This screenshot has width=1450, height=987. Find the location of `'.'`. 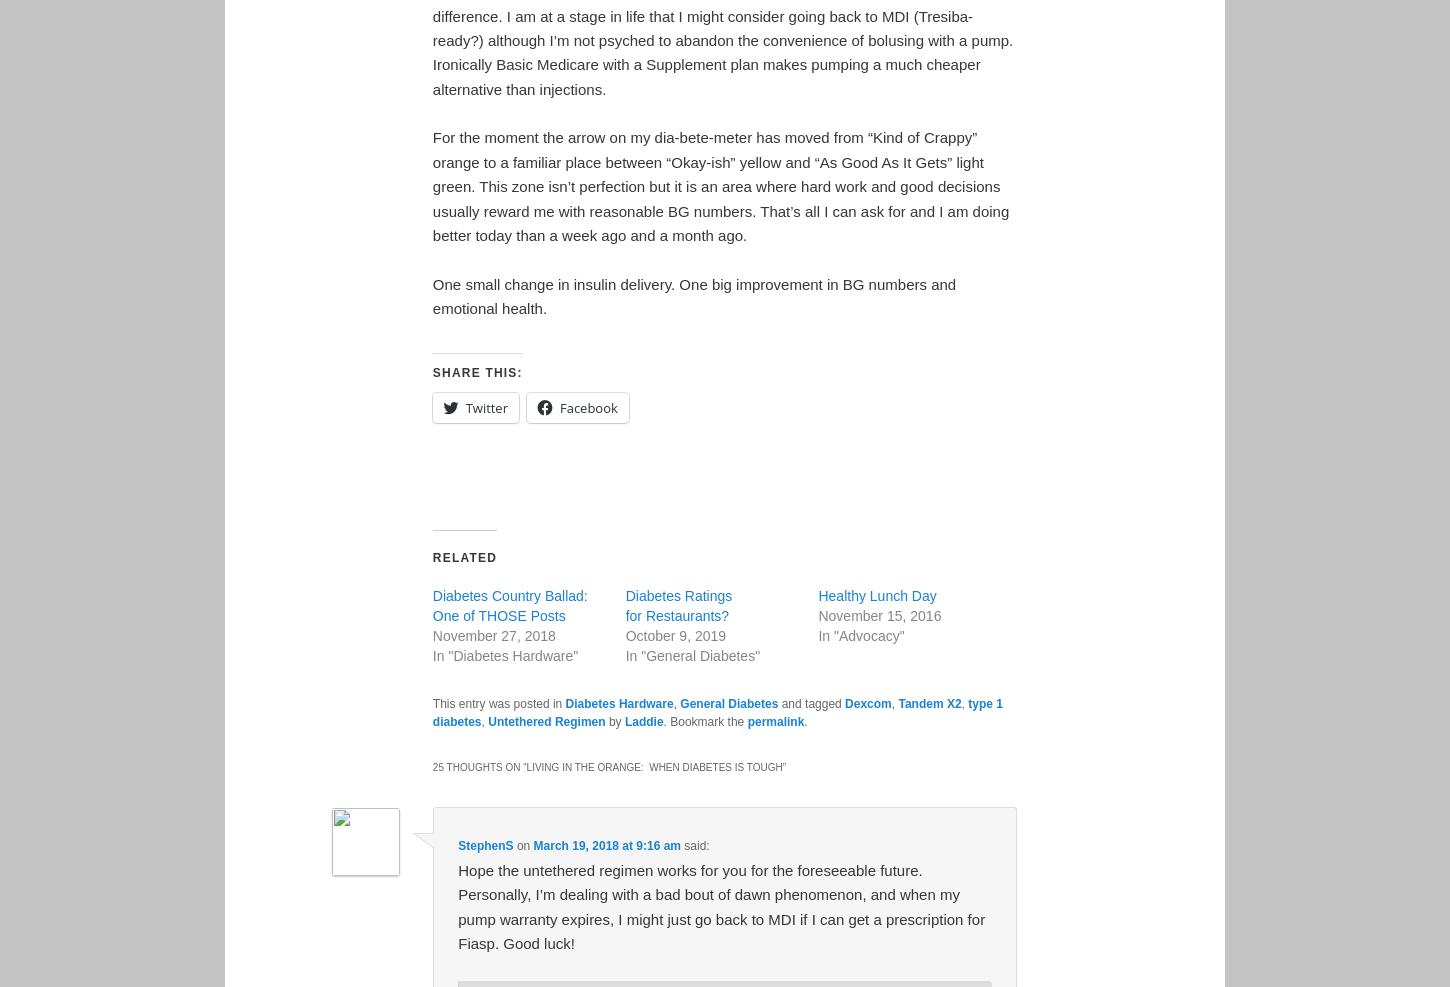

'.' is located at coordinates (804, 720).